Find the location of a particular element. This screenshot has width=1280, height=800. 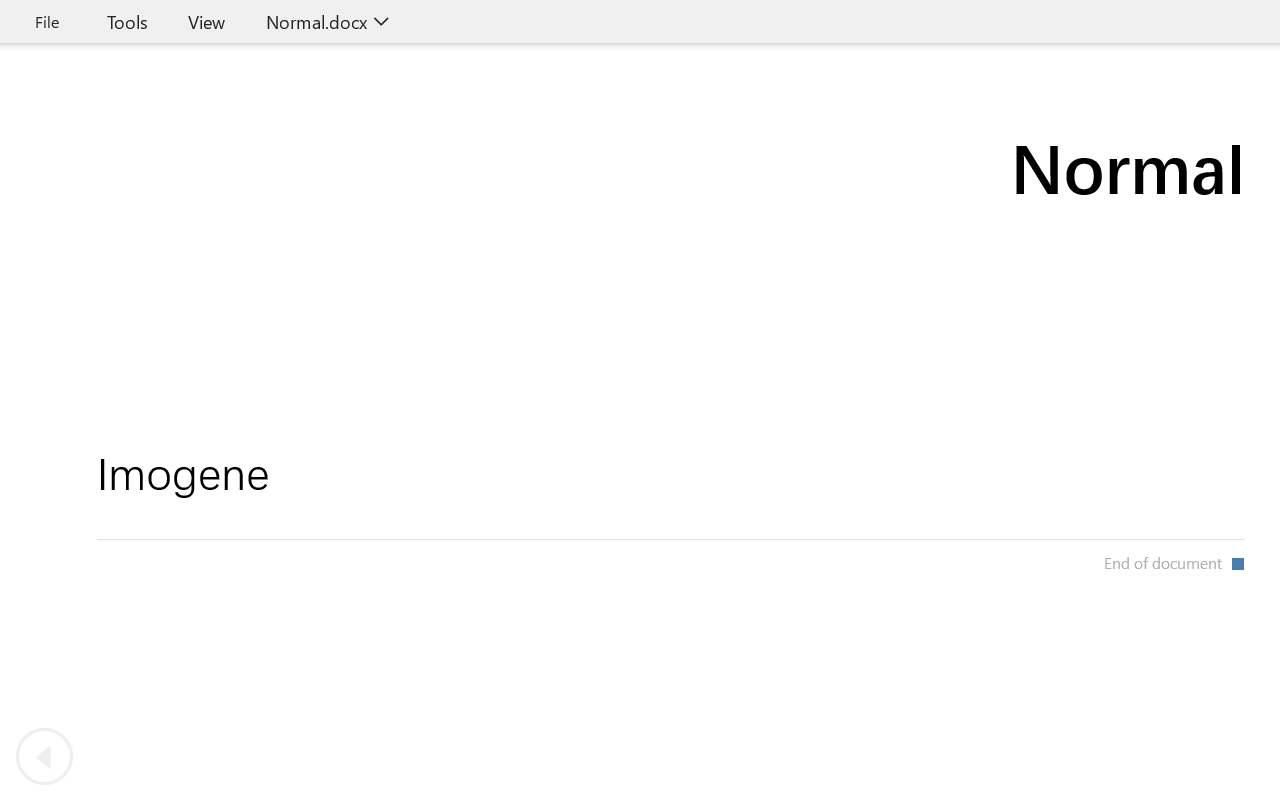

'Tools' is located at coordinates (126, 21).